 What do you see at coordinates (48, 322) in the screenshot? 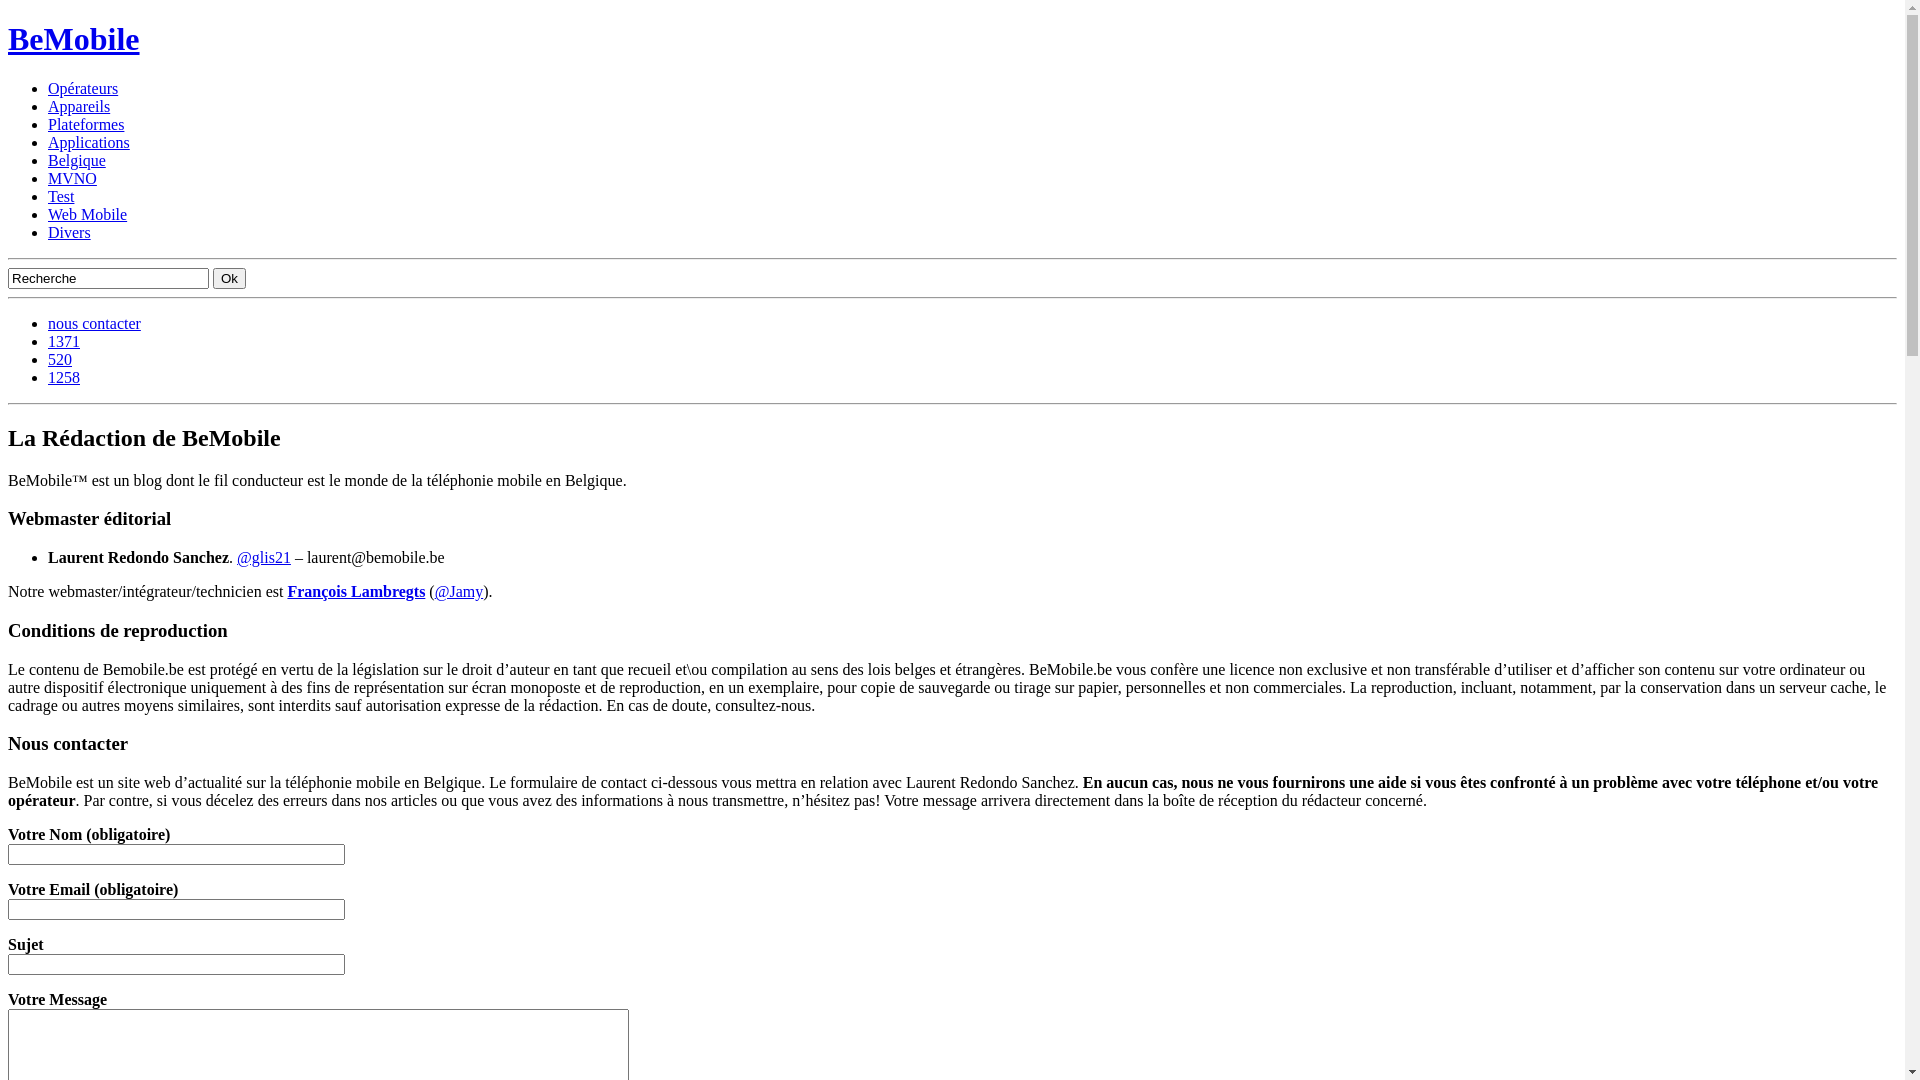
I see `'nous contacter'` at bounding box center [48, 322].